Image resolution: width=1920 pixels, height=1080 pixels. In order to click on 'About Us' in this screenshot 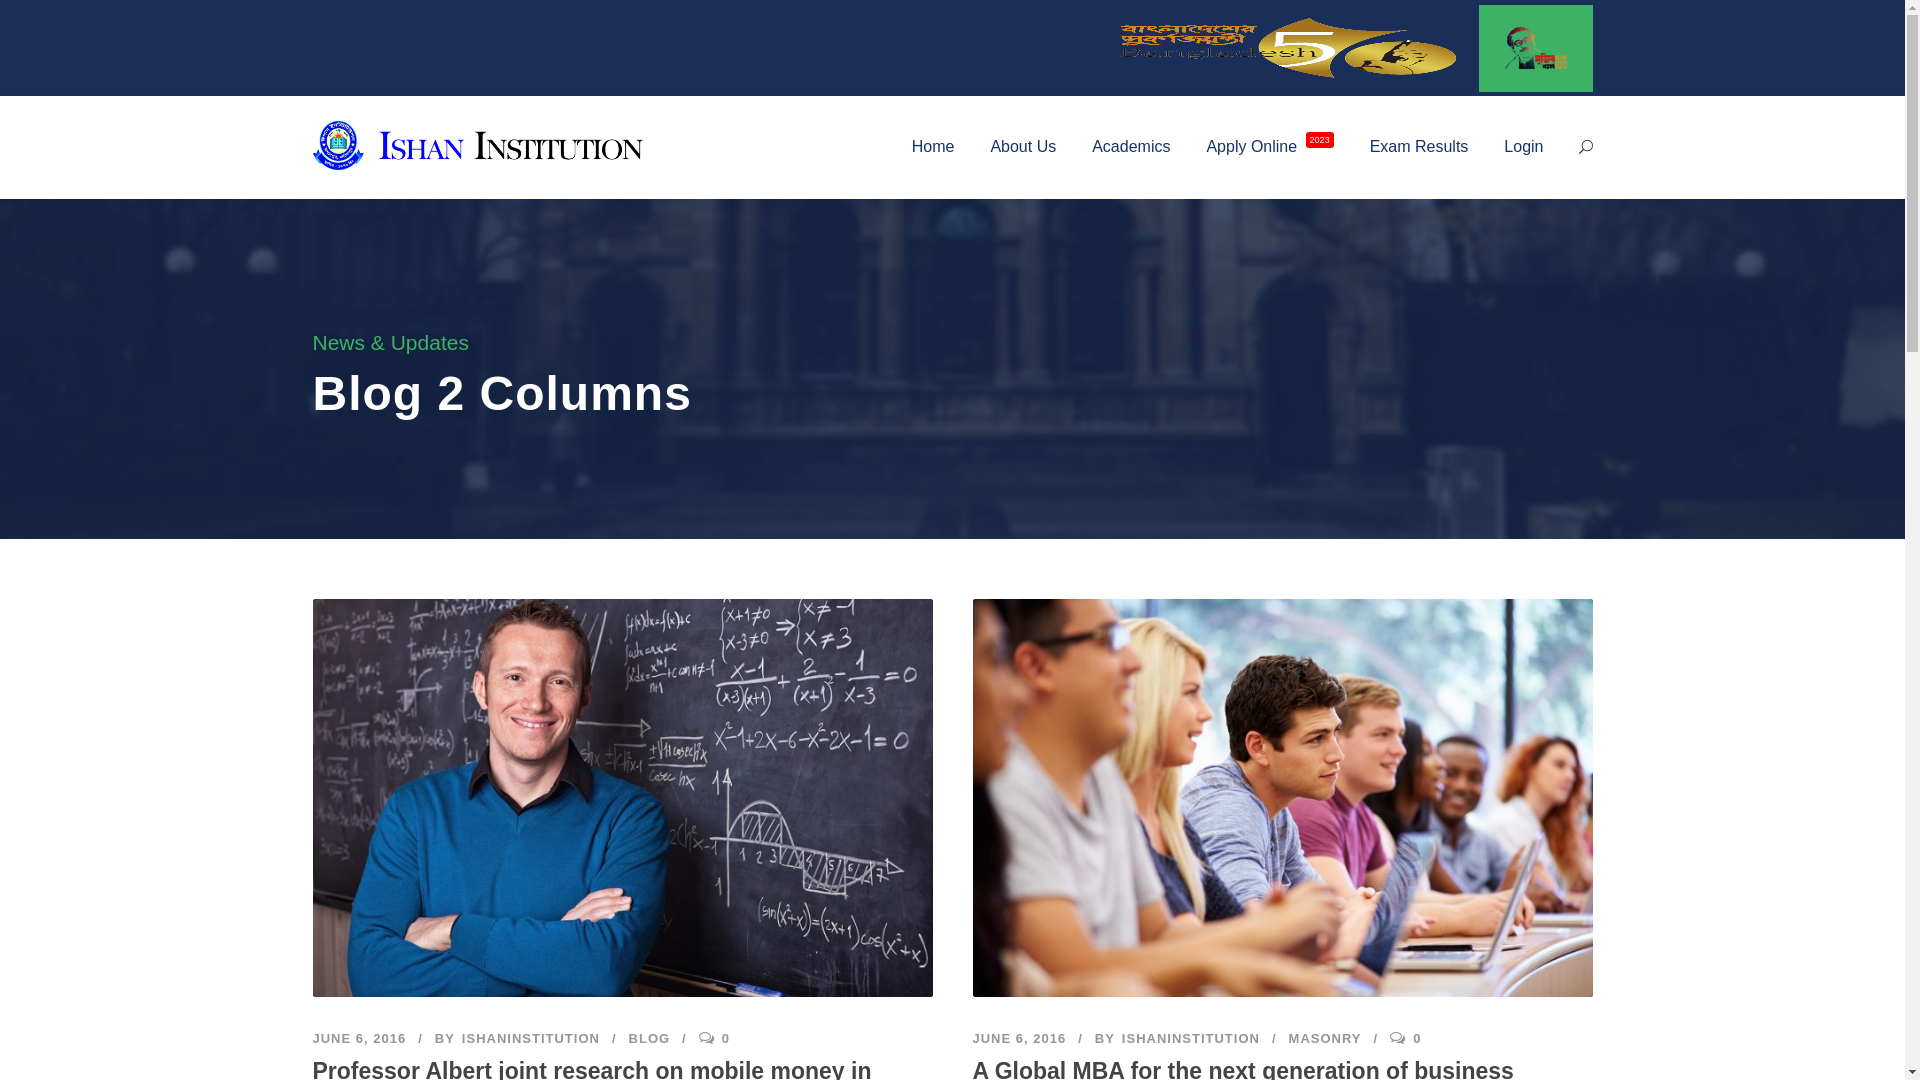, I will do `click(1022, 162)`.